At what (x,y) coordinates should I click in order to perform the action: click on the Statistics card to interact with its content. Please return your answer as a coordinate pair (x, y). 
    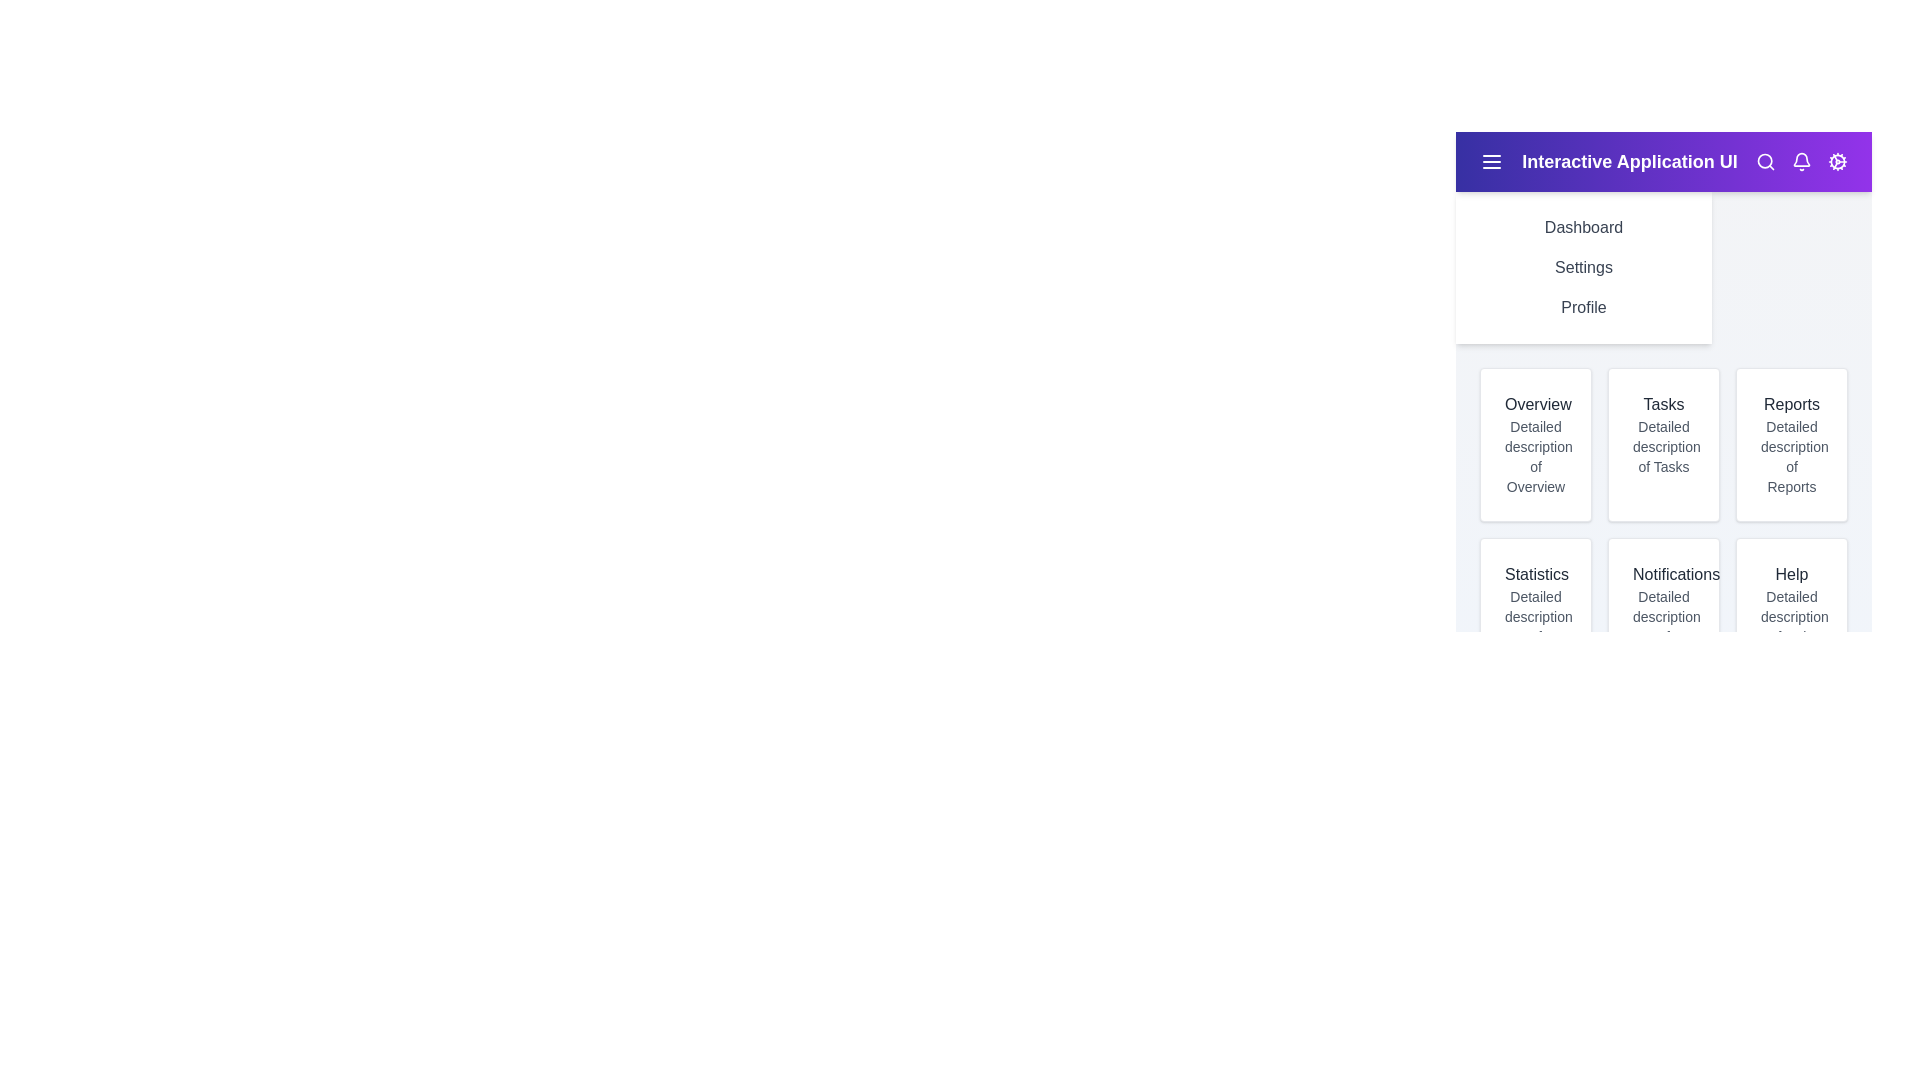
    Looking at the image, I should click on (1535, 613).